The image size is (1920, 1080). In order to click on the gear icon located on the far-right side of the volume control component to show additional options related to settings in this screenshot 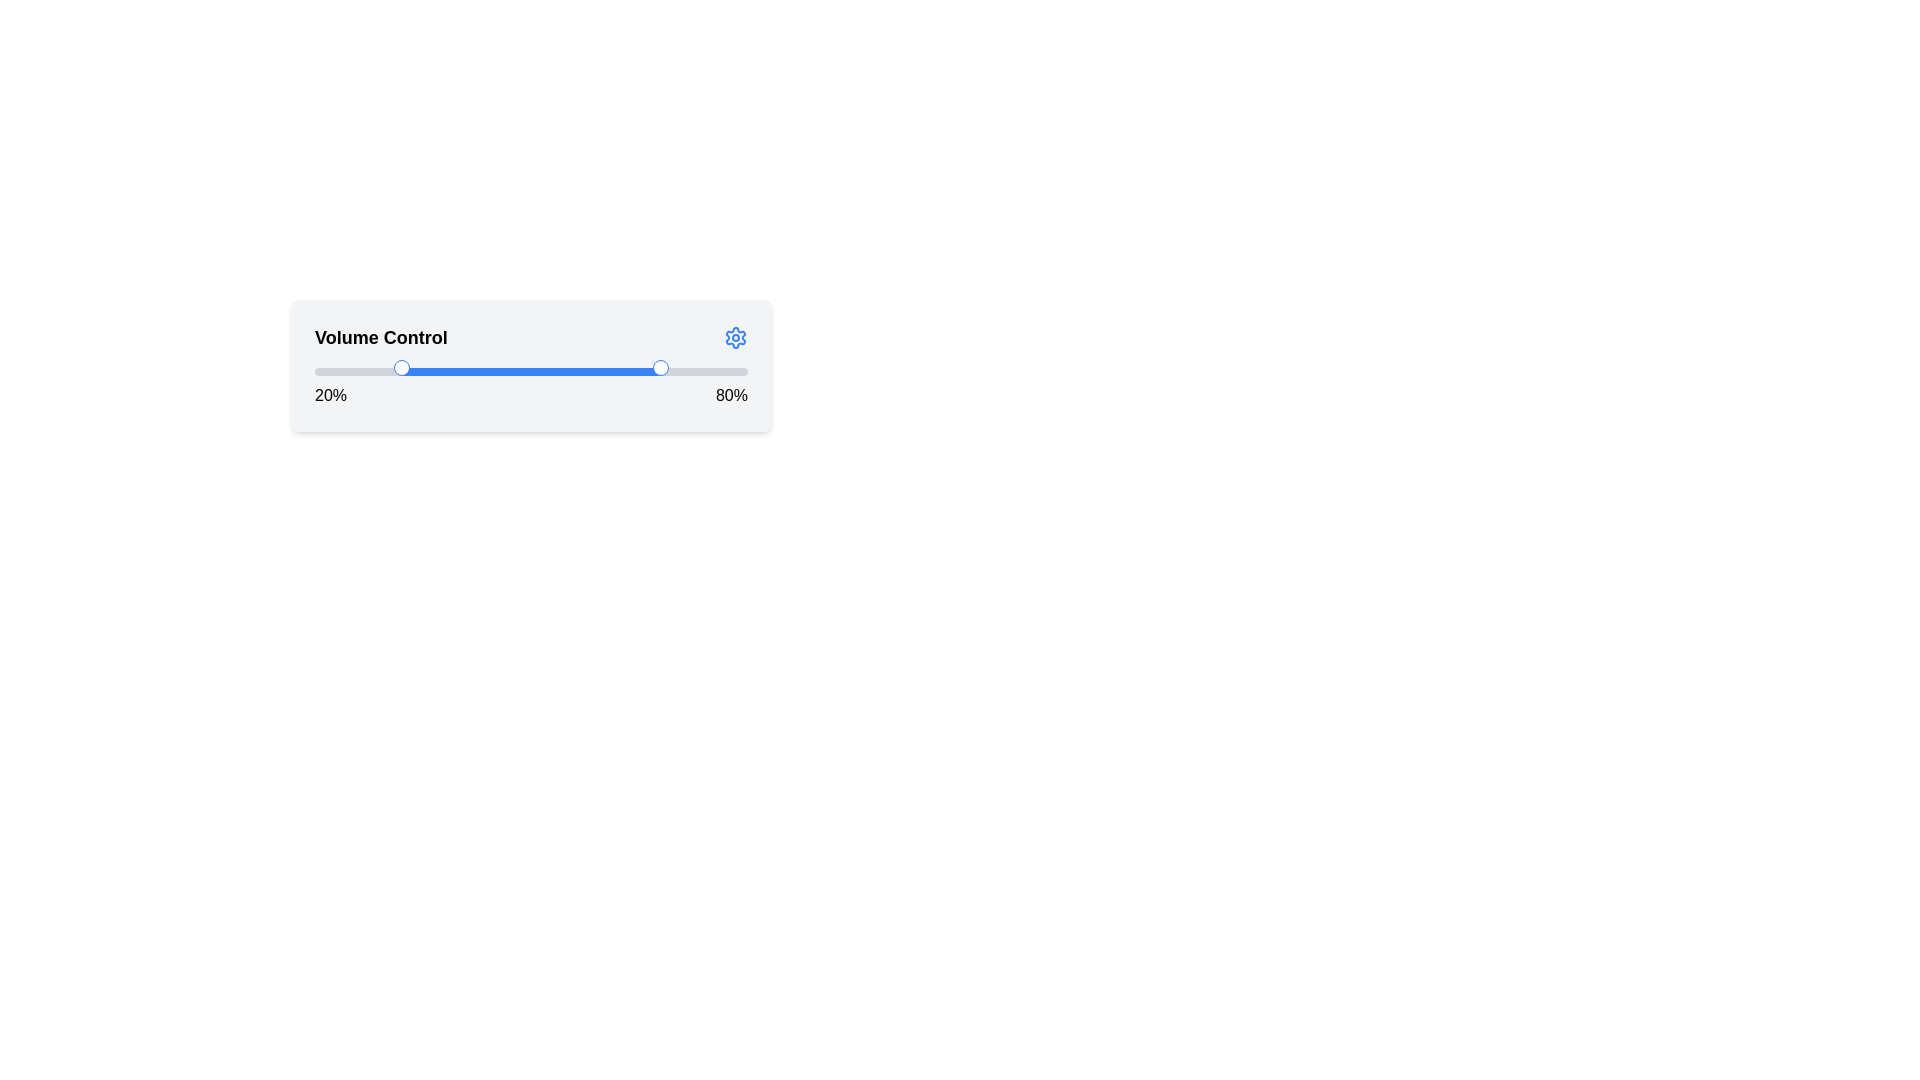, I will do `click(734, 337)`.